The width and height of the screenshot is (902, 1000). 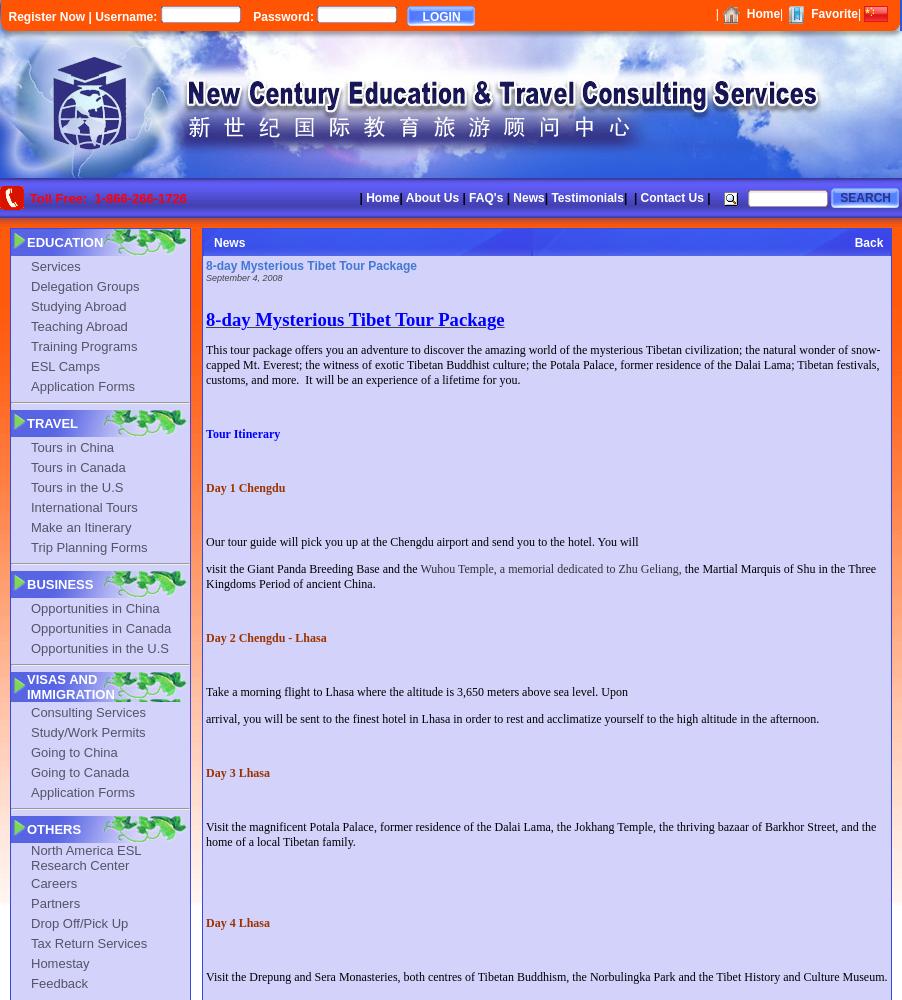 What do you see at coordinates (77, 485) in the screenshot?
I see `'Tours in the U.S'` at bounding box center [77, 485].